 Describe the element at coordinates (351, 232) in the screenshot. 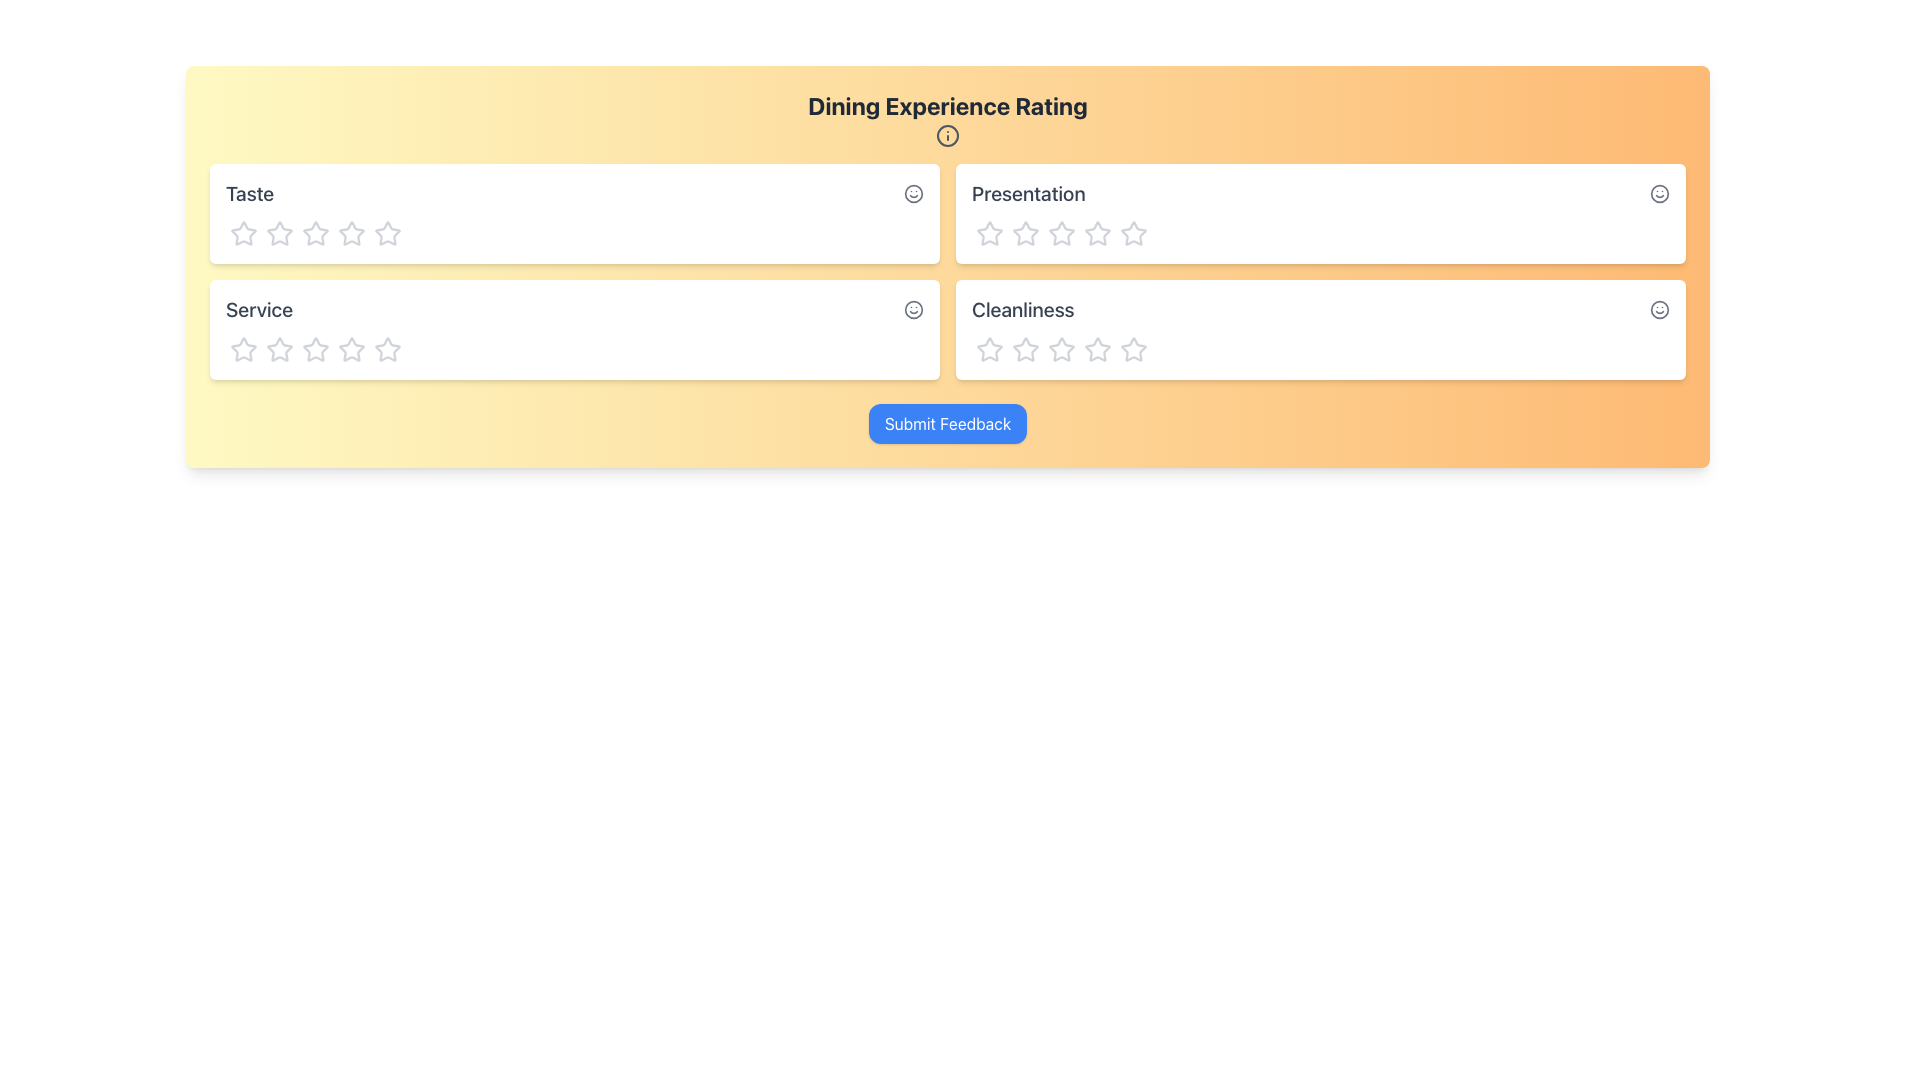

I see `the second star-shaped icon` at that location.